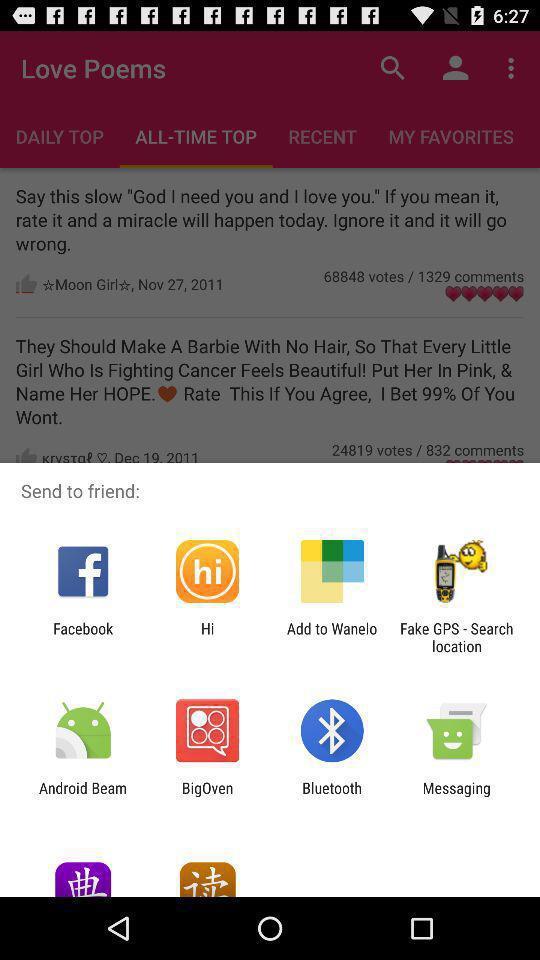 The image size is (540, 960). Describe the element at coordinates (206, 796) in the screenshot. I see `app to the right of the android beam` at that location.